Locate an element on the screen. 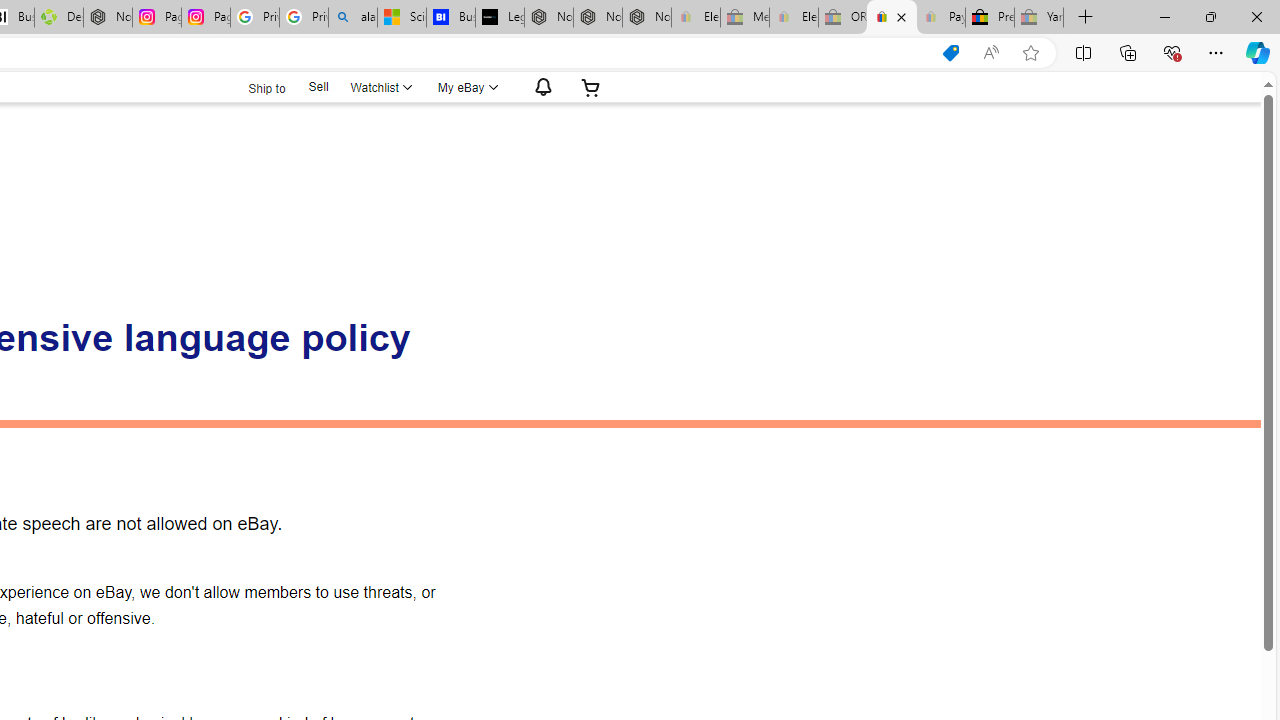 Image resolution: width=1280 pixels, height=720 pixels. 'Threats and offensive language policy | eBay' is located at coordinates (891, 17).